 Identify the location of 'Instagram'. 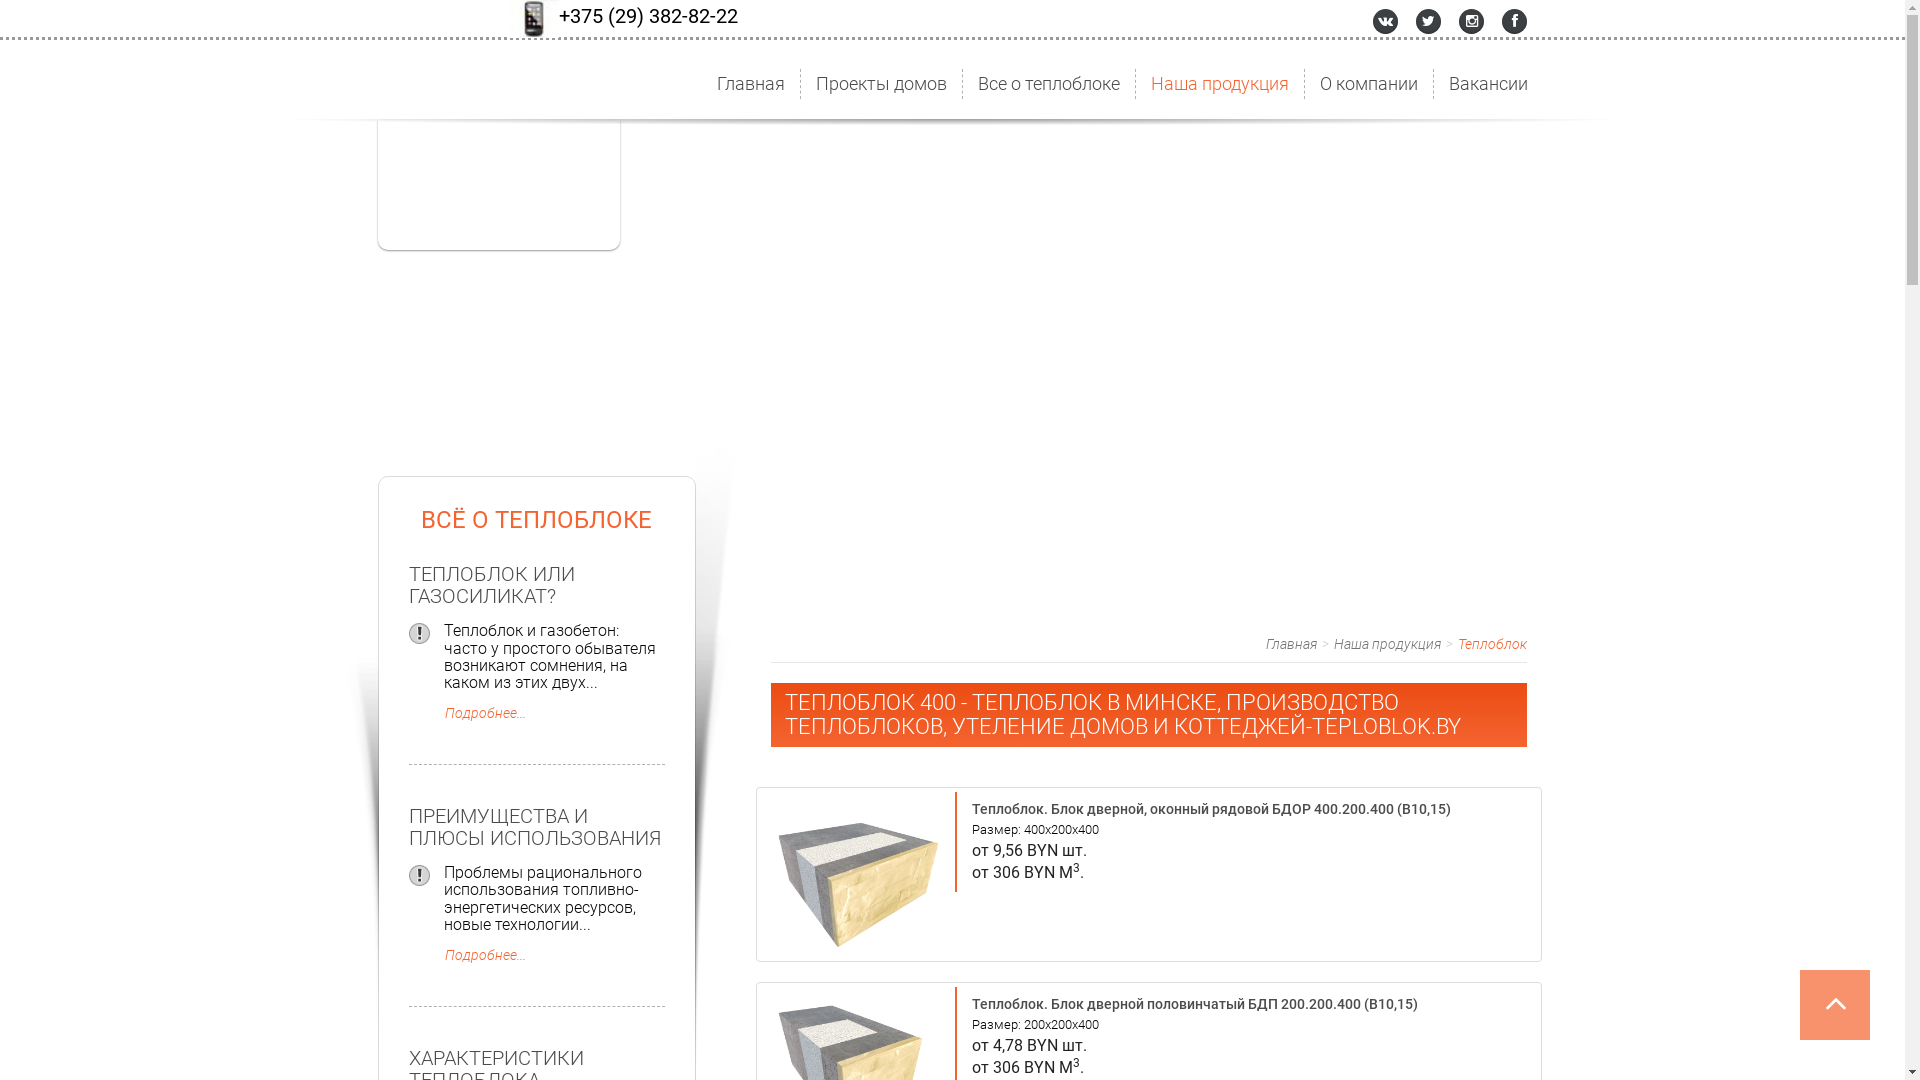
(1471, 20).